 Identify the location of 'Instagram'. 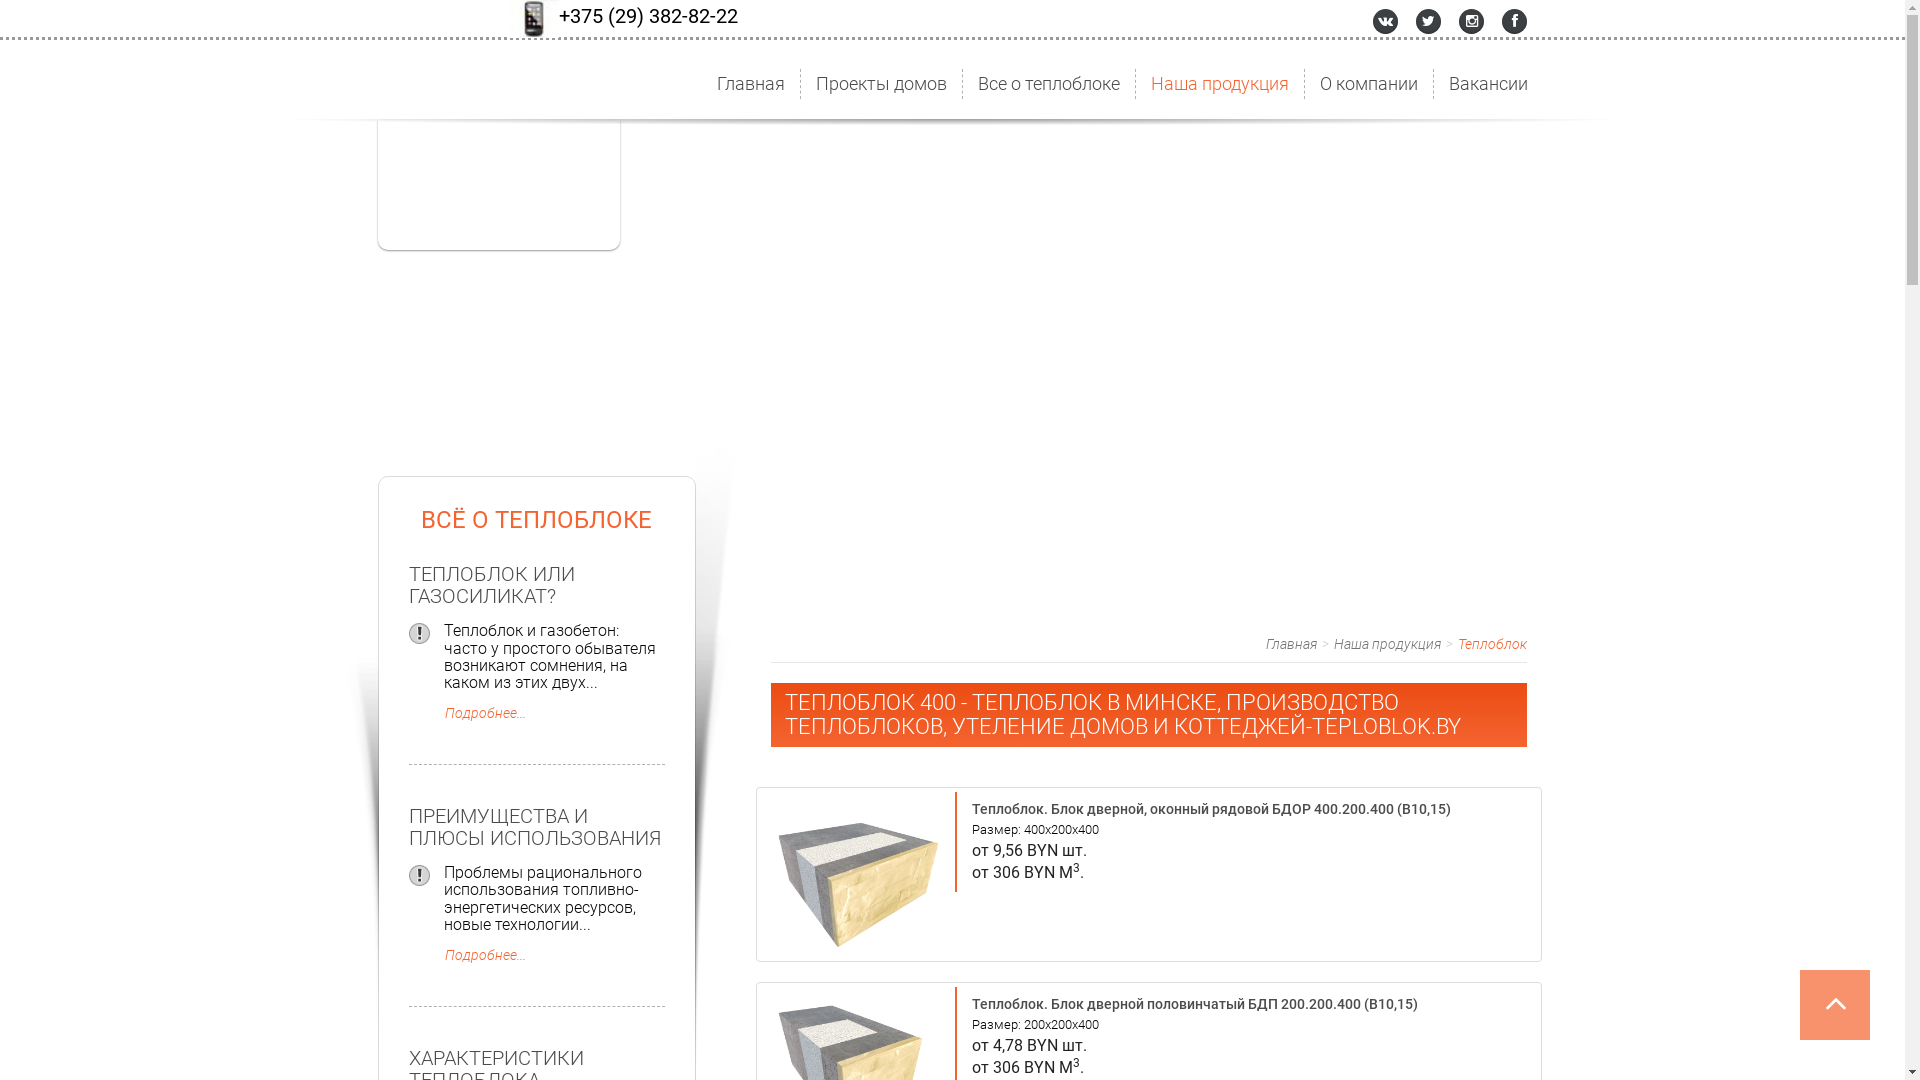
(1471, 20).